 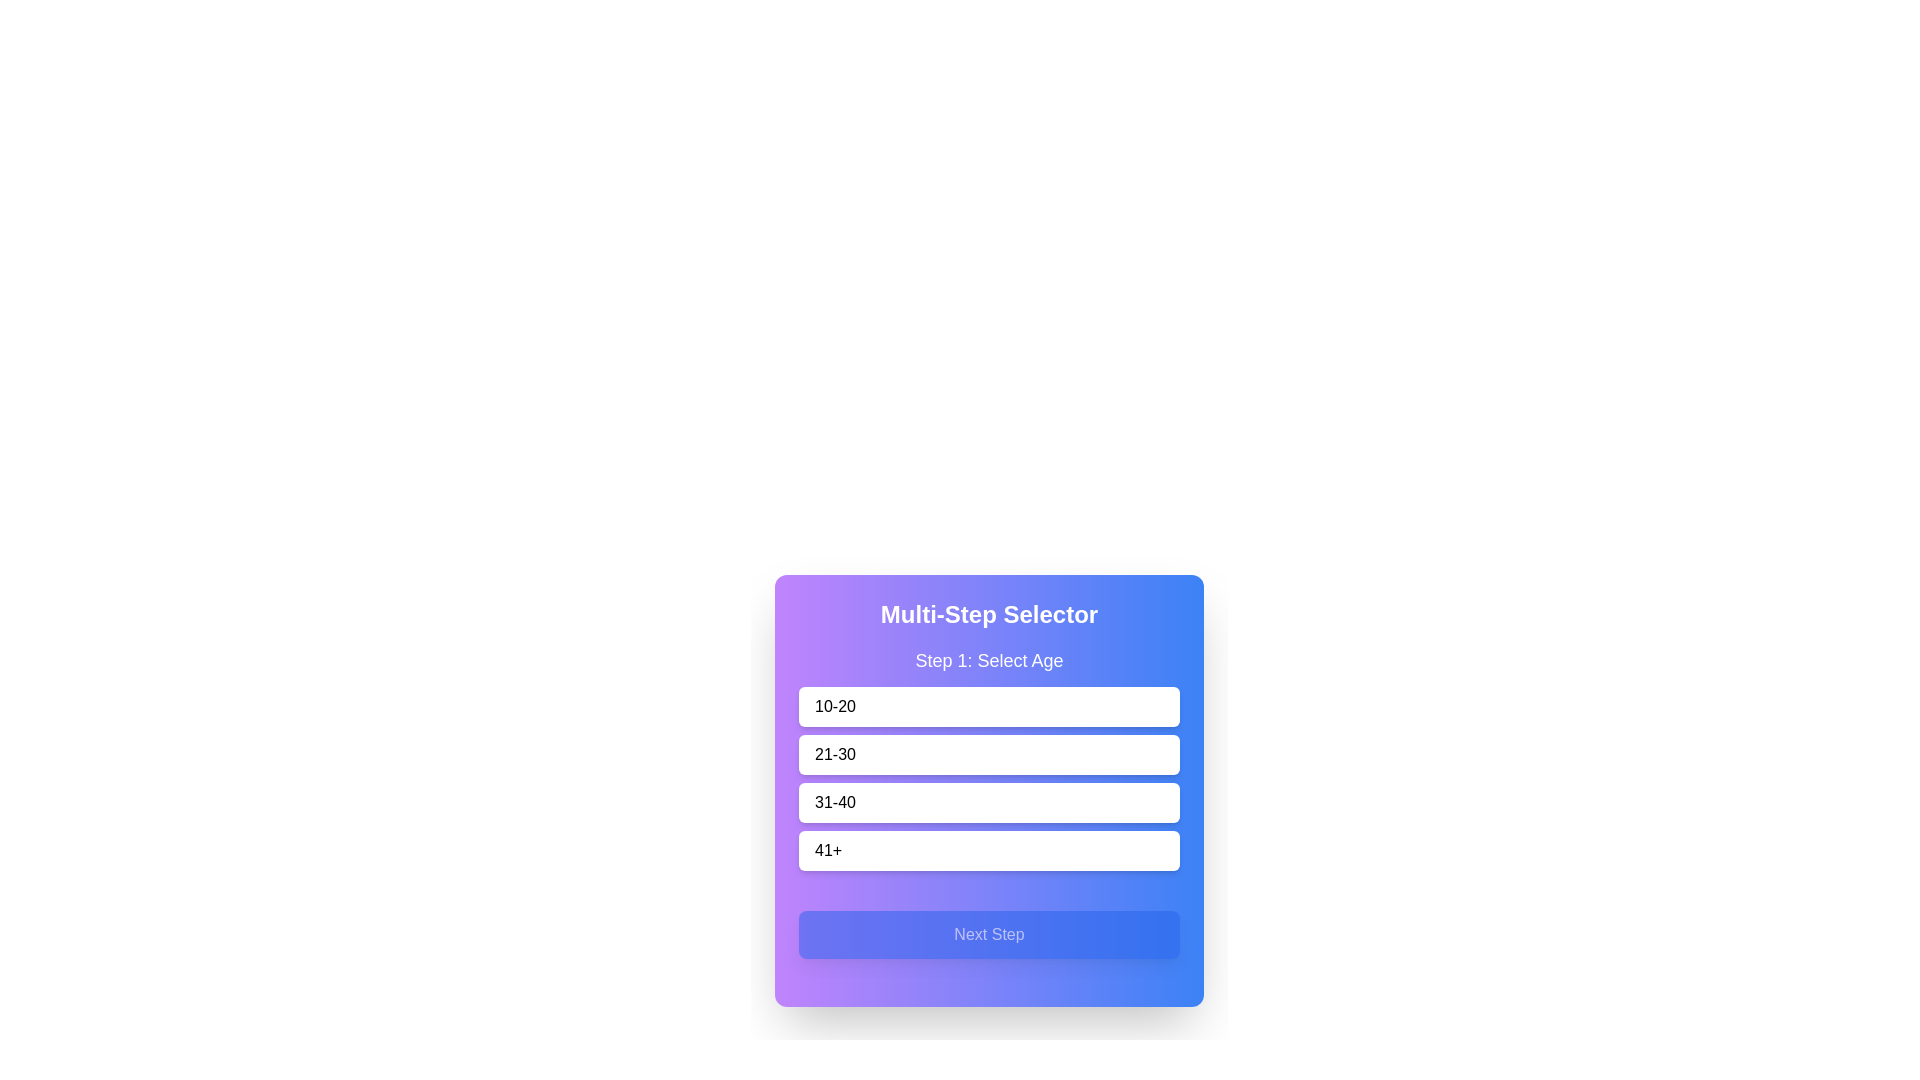 I want to click on the button labeled '41+' that is the bottom-most option in the Multi-Step Selector for selecting the age group, so click(x=989, y=851).